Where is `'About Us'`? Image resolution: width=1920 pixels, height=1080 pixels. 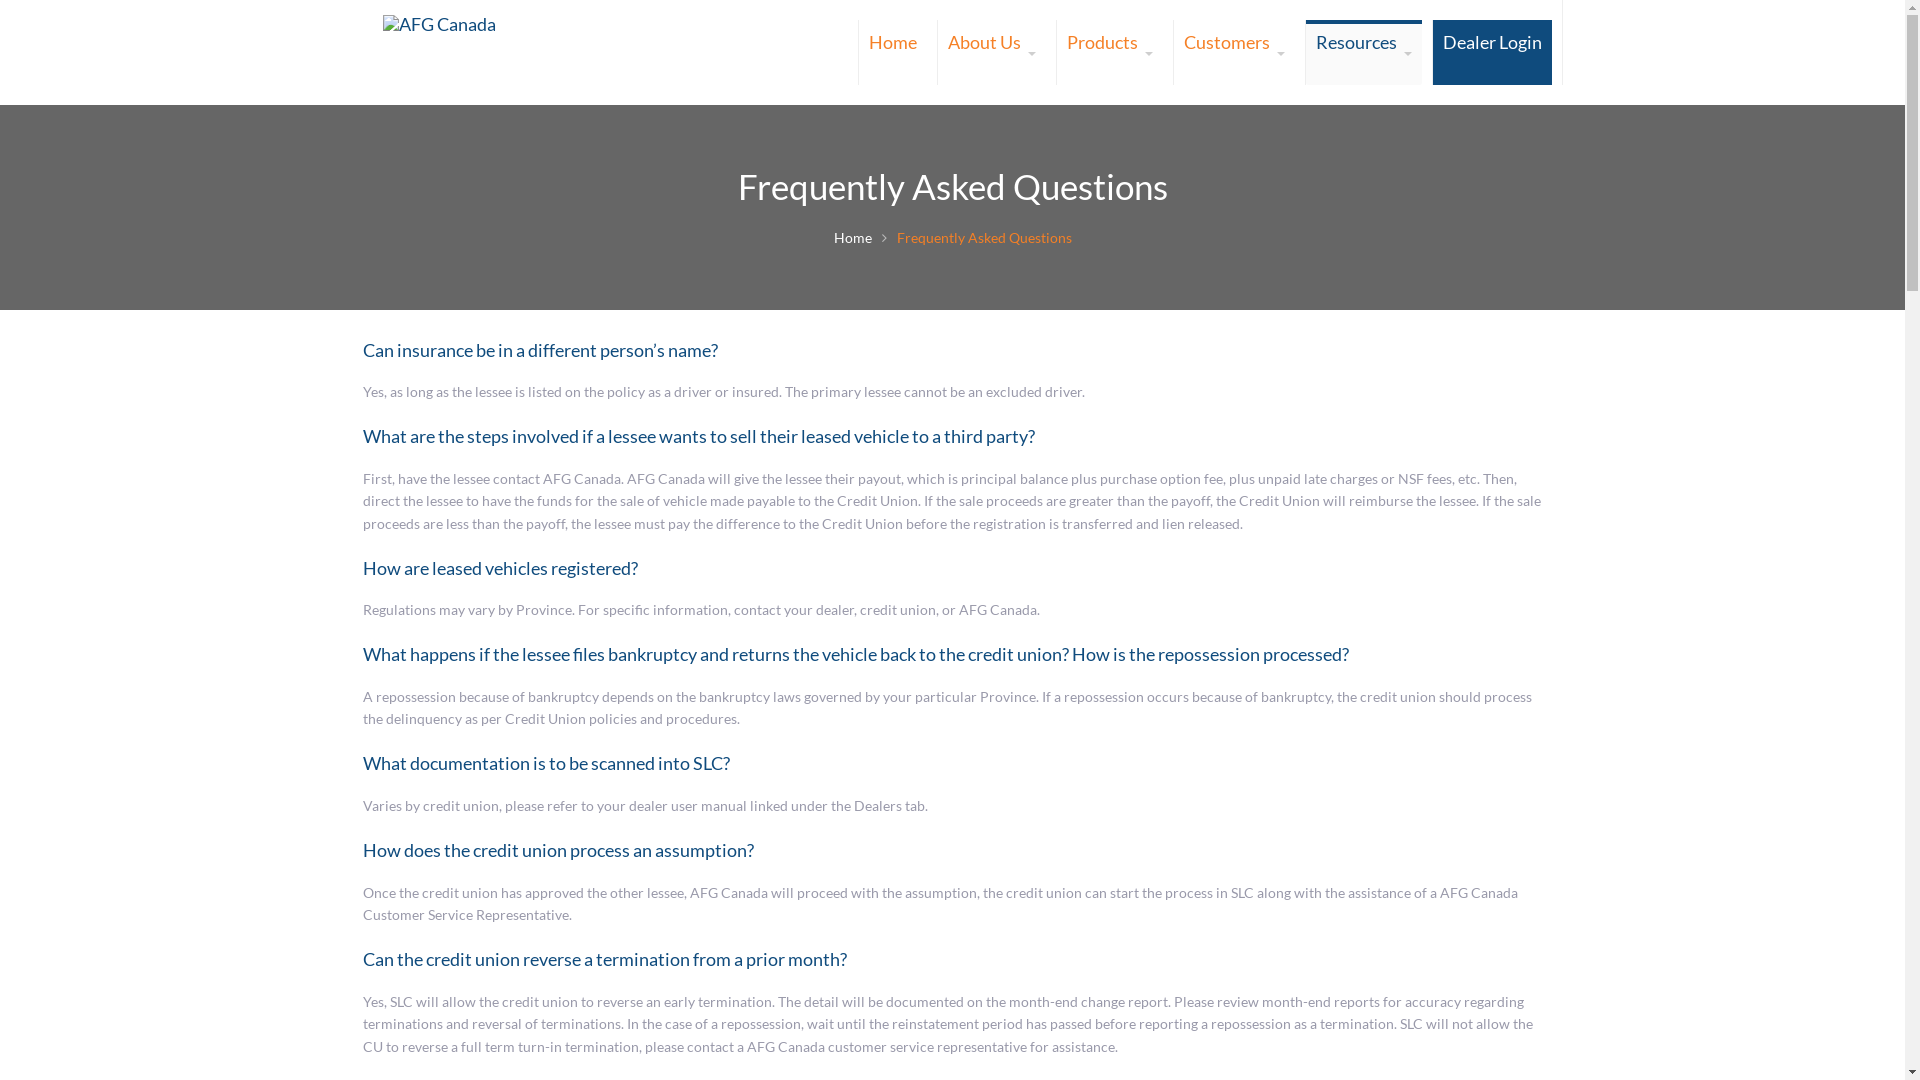
'About Us' is located at coordinates (992, 51).